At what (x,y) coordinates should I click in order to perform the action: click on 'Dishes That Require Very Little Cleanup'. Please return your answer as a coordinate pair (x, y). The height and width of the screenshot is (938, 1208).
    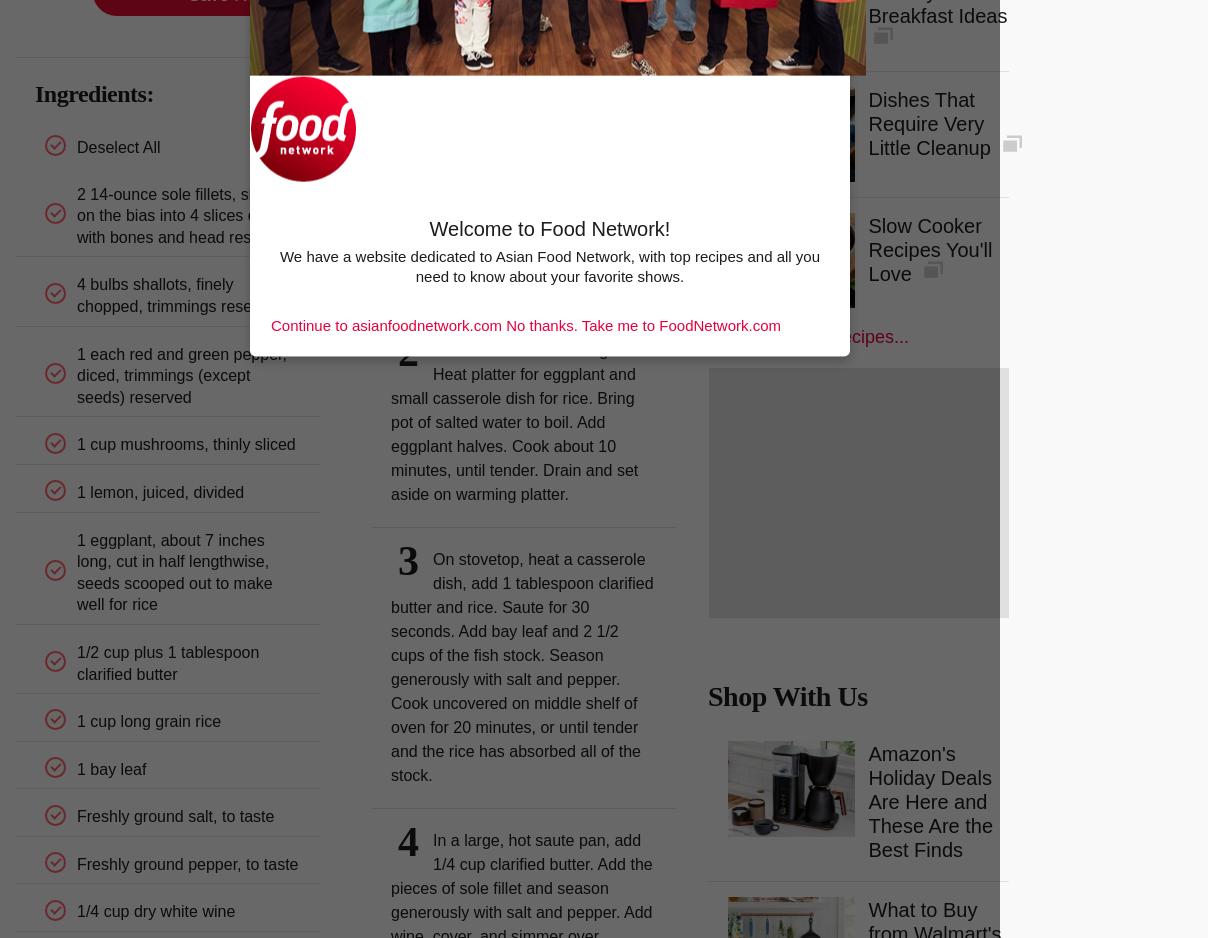
    Looking at the image, I should click on (867, 121).